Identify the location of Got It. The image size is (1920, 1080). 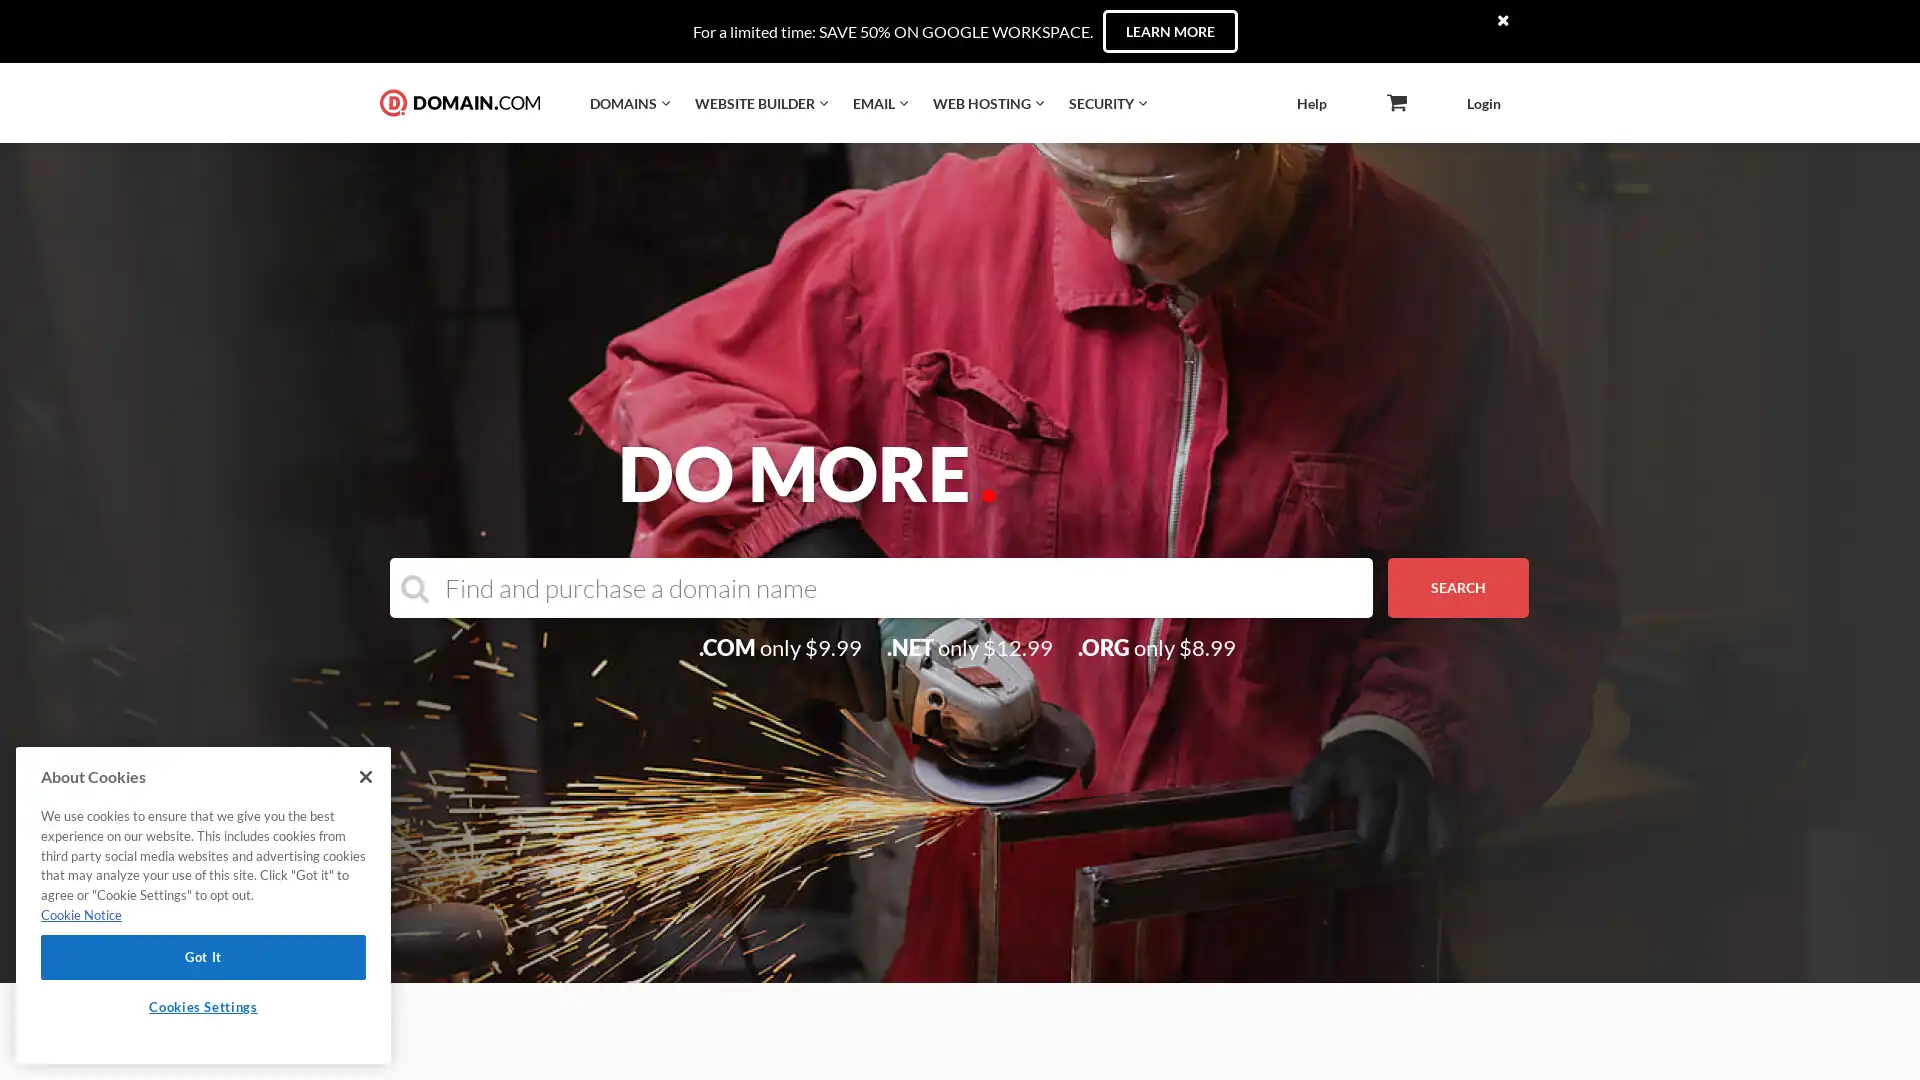
(203, 955).